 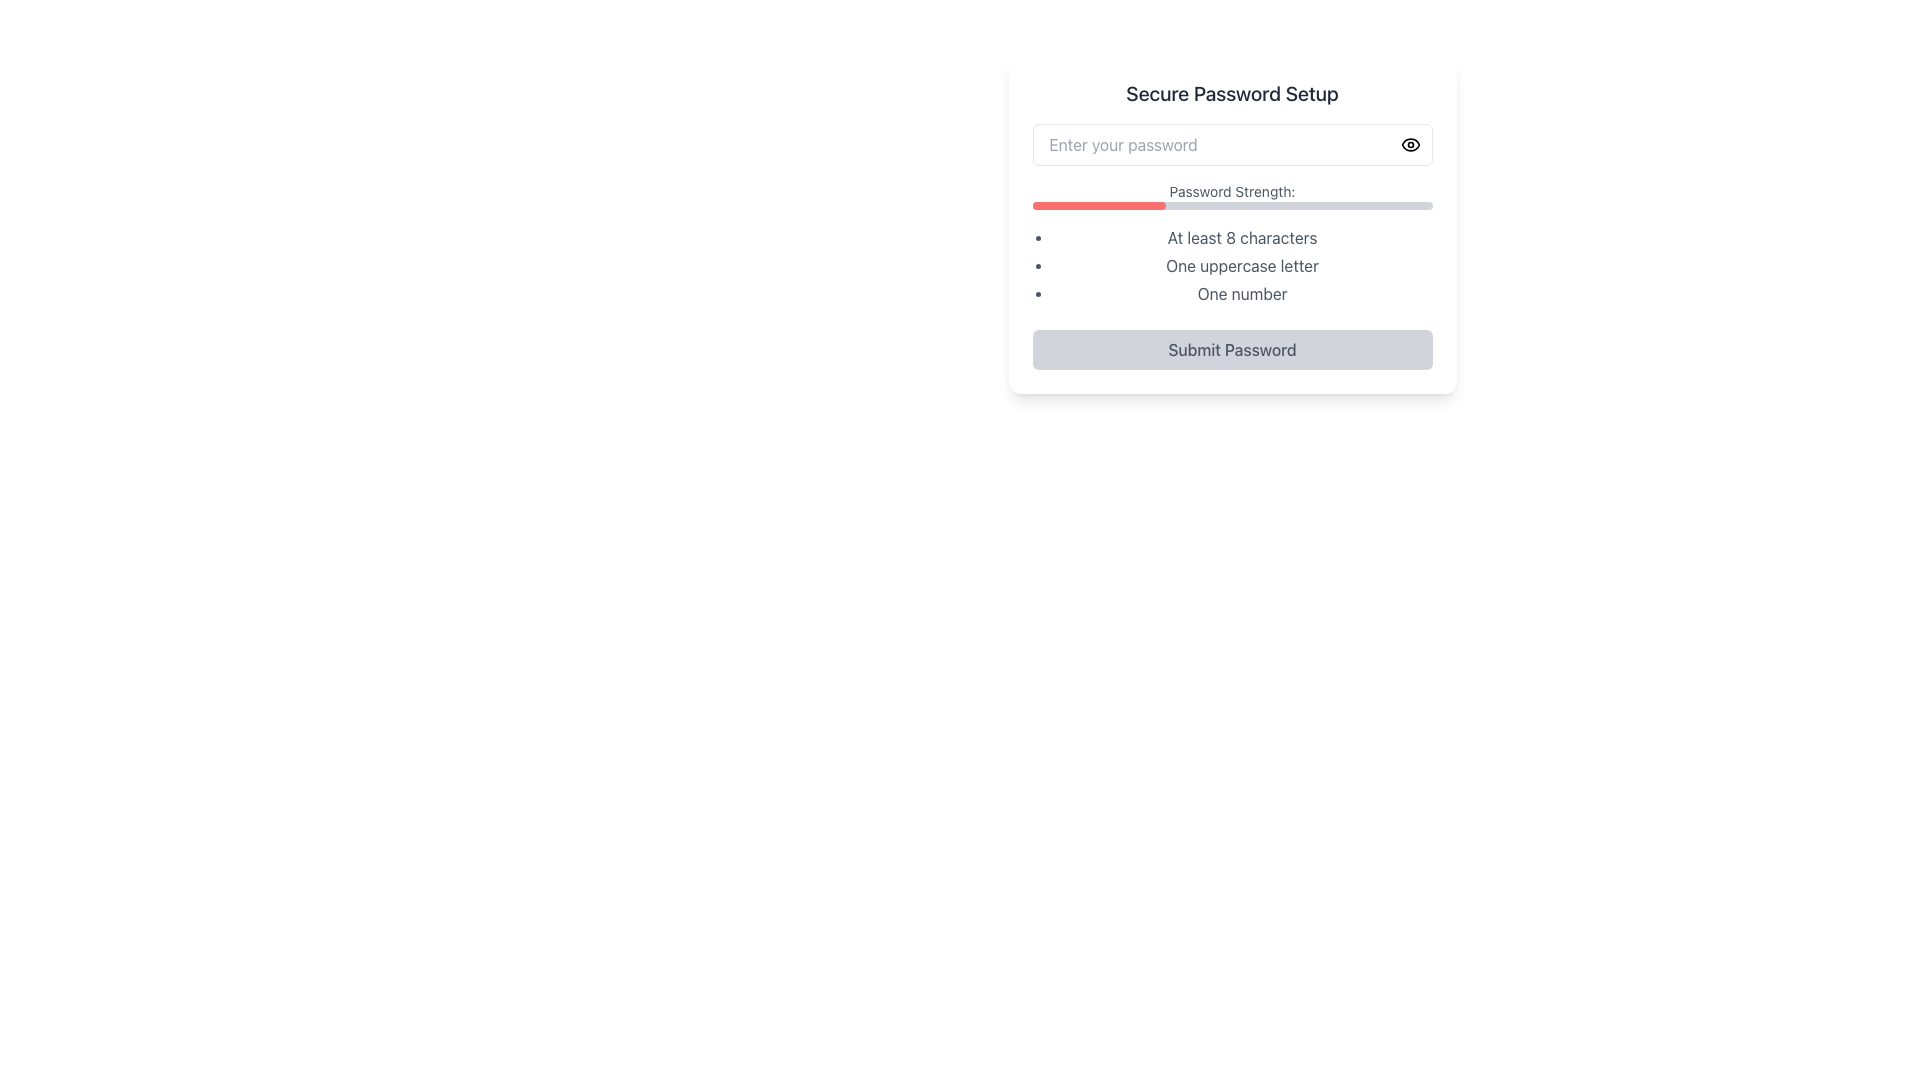 What do you see at coordinates (1241, 293) in the screenshot?
I see `the text display element that shows 'One number', which is the third item in the vertical list of password requirements` at bounding box center [1241, 293].